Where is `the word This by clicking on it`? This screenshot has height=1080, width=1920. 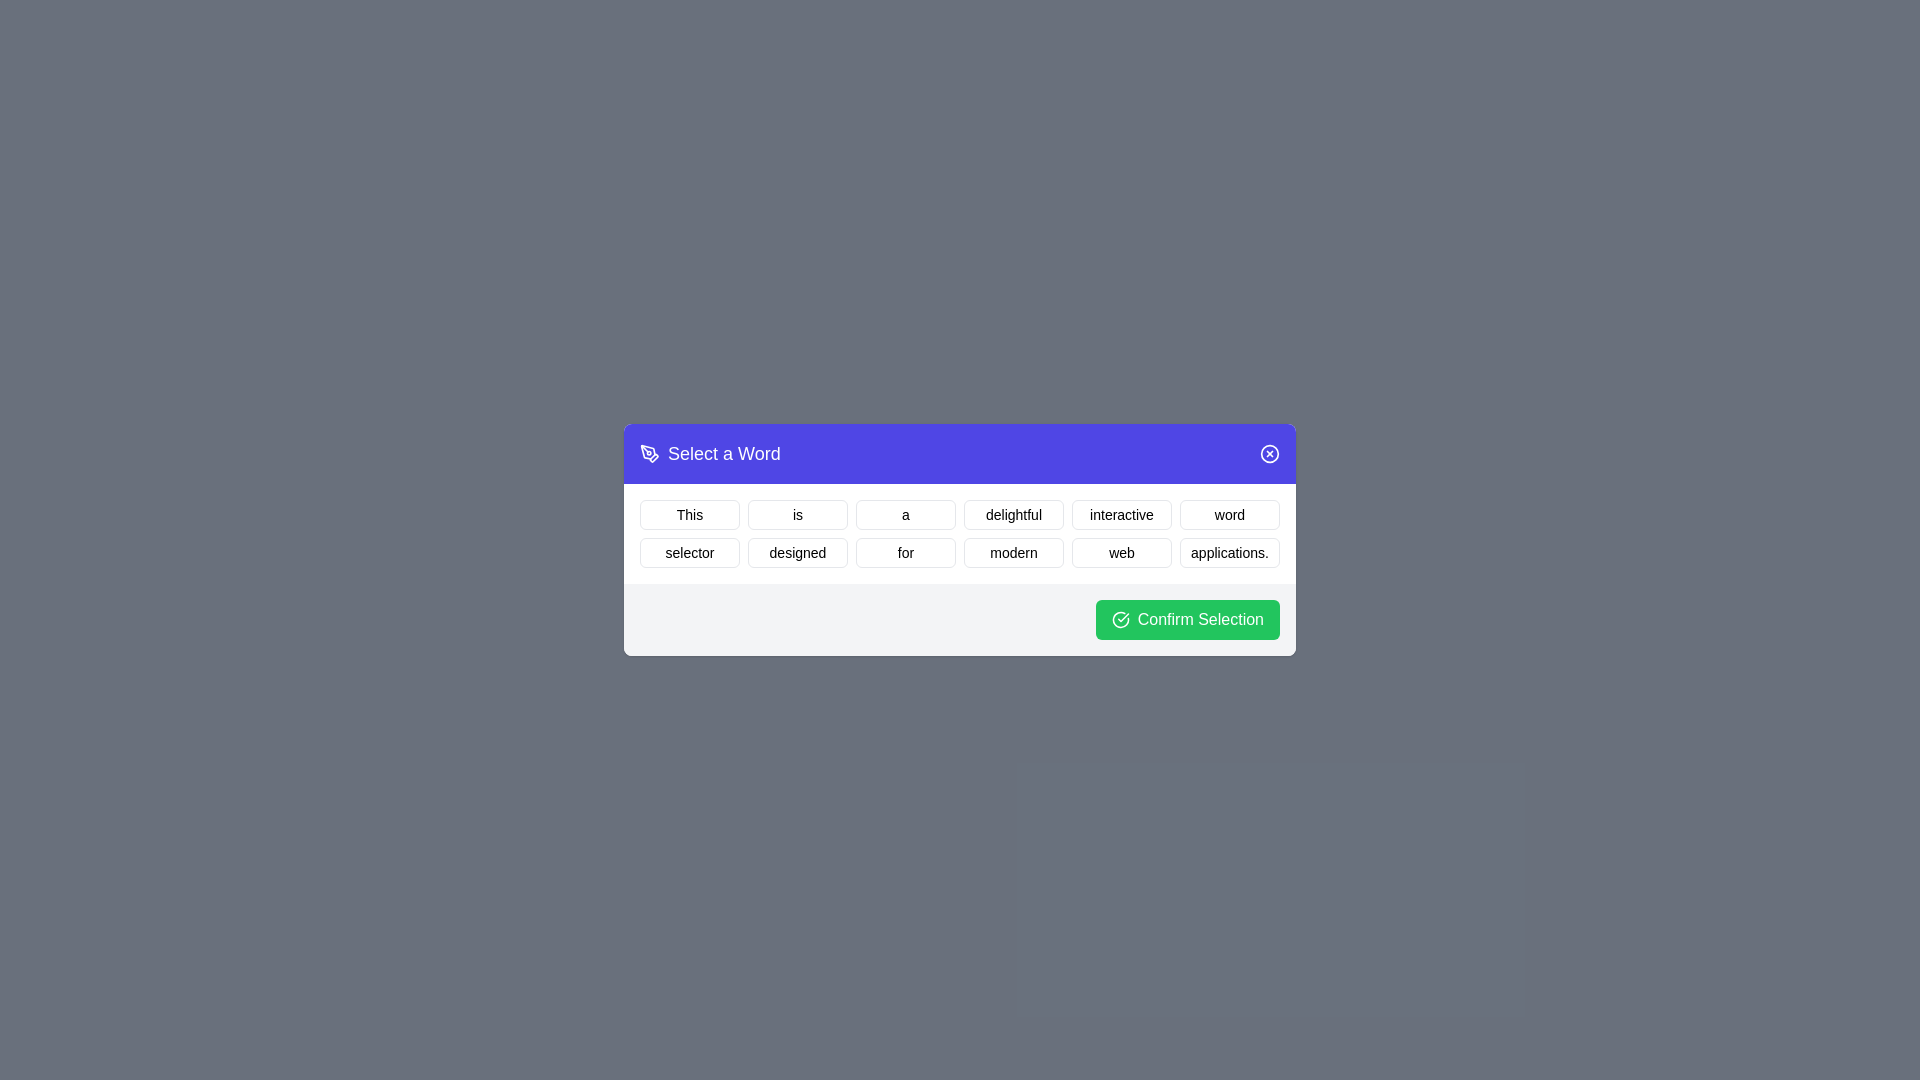
the word This by clicking on it is located at coordinates (690, 514).